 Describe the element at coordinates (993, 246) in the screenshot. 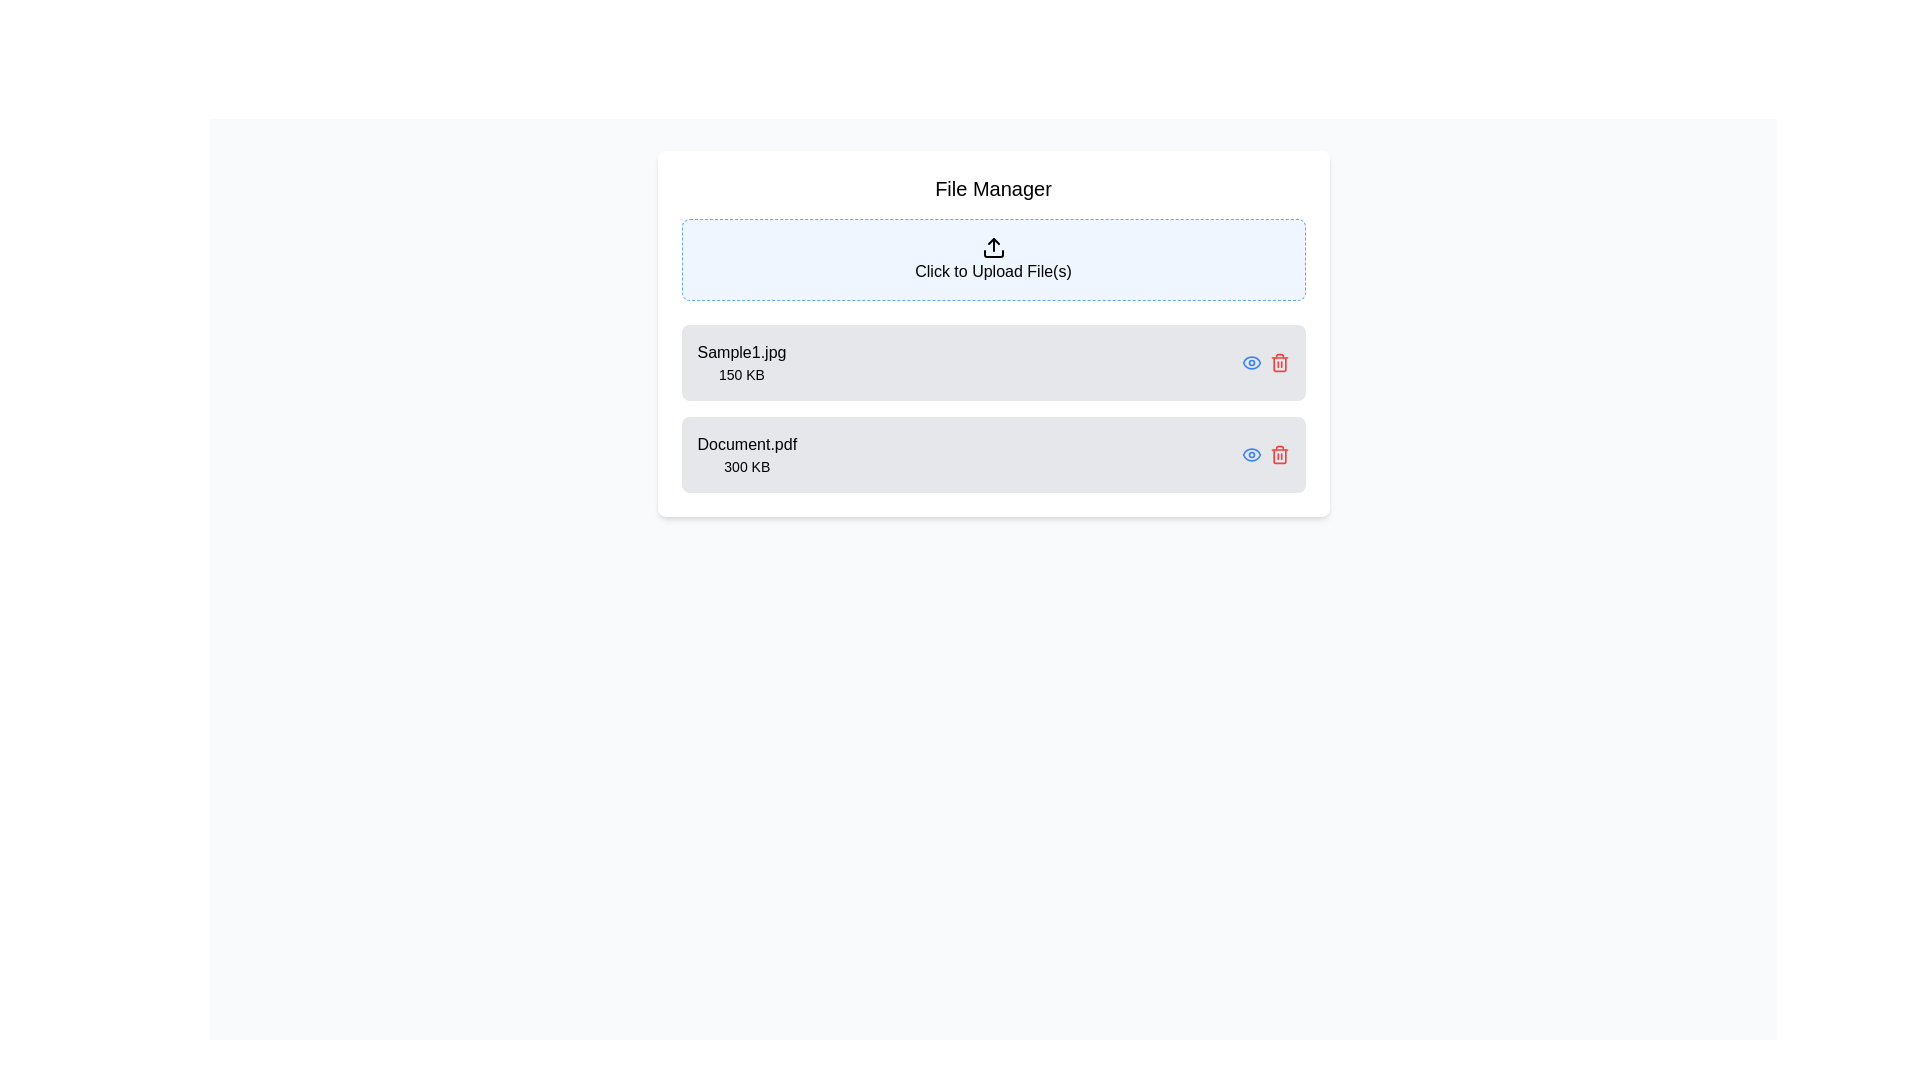

I see `the Upload Indicator icon, which is an upward arrow with a straight line, located in the File Upload section above the 'Click to Upload File(s)' label` at that location.